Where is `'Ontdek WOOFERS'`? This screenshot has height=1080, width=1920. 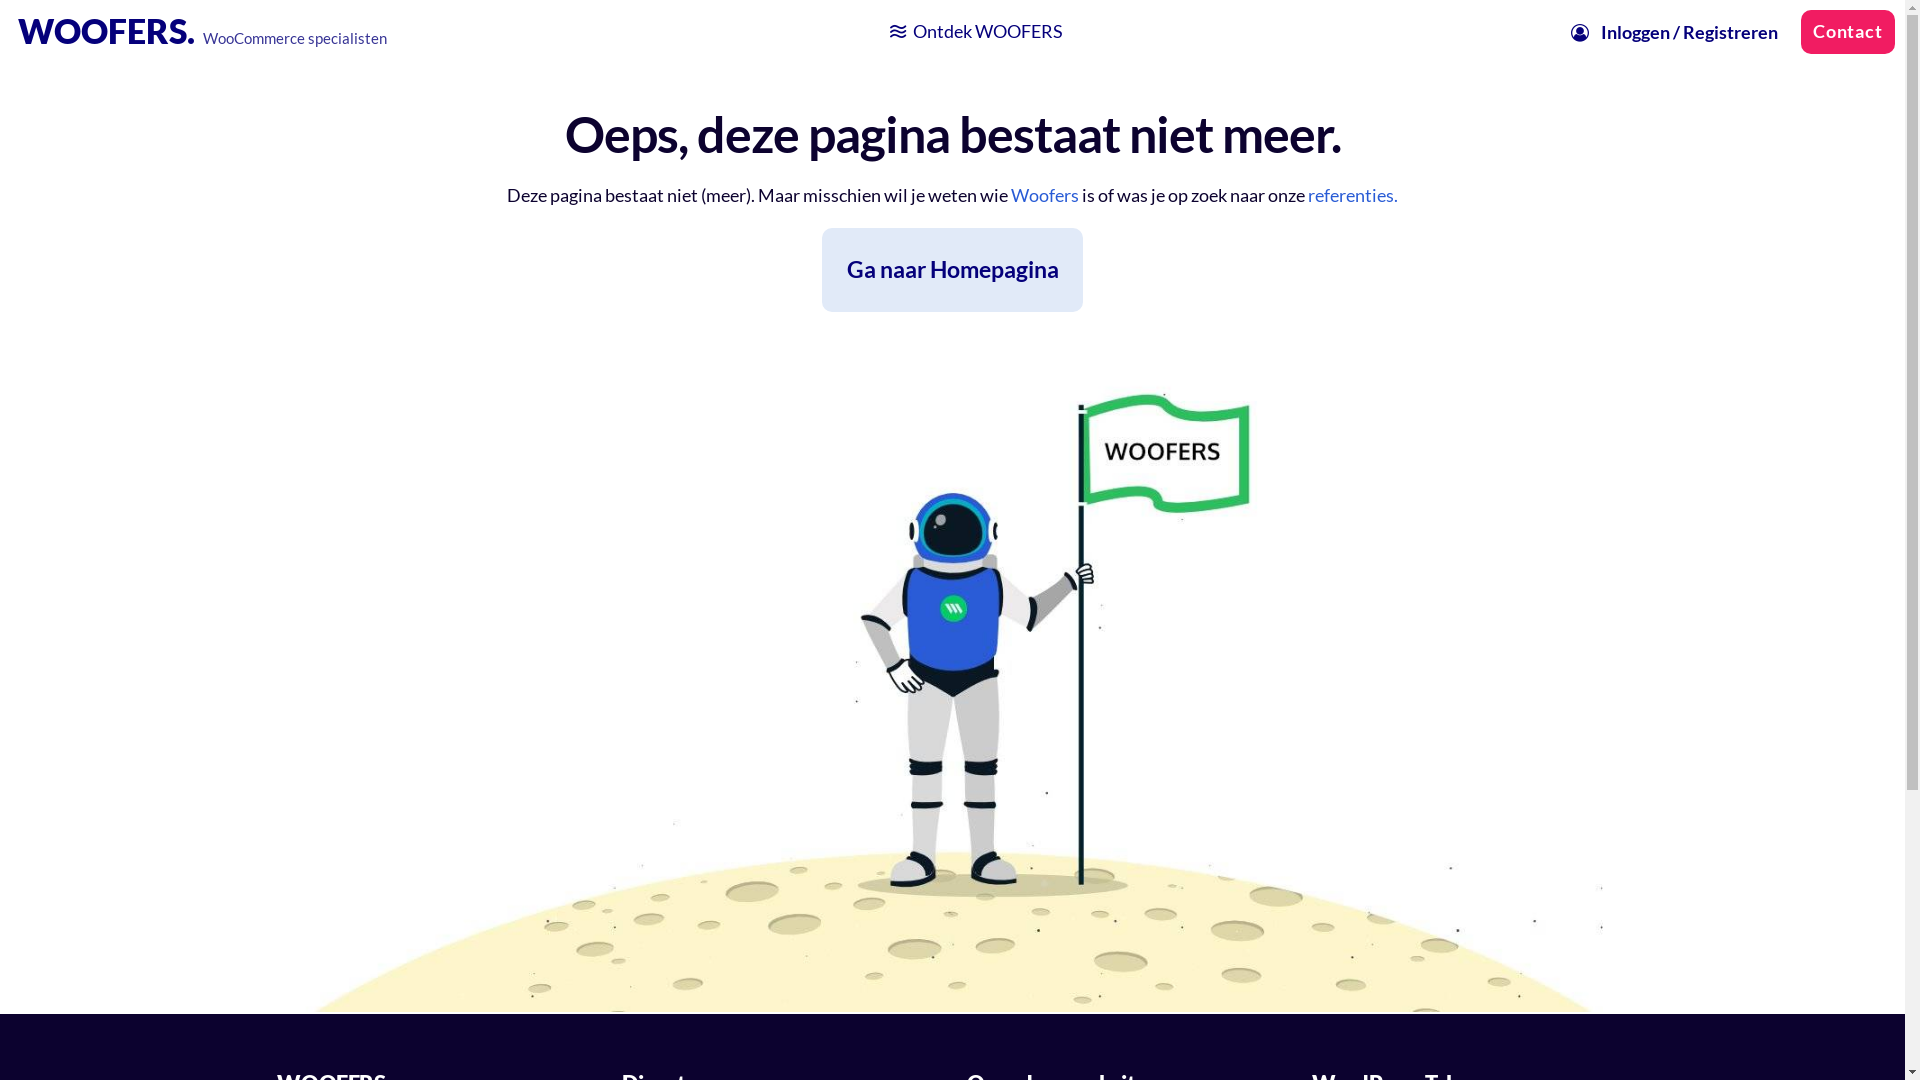 'Ontdek WOOFERS' is located at coordinates (974, 31).